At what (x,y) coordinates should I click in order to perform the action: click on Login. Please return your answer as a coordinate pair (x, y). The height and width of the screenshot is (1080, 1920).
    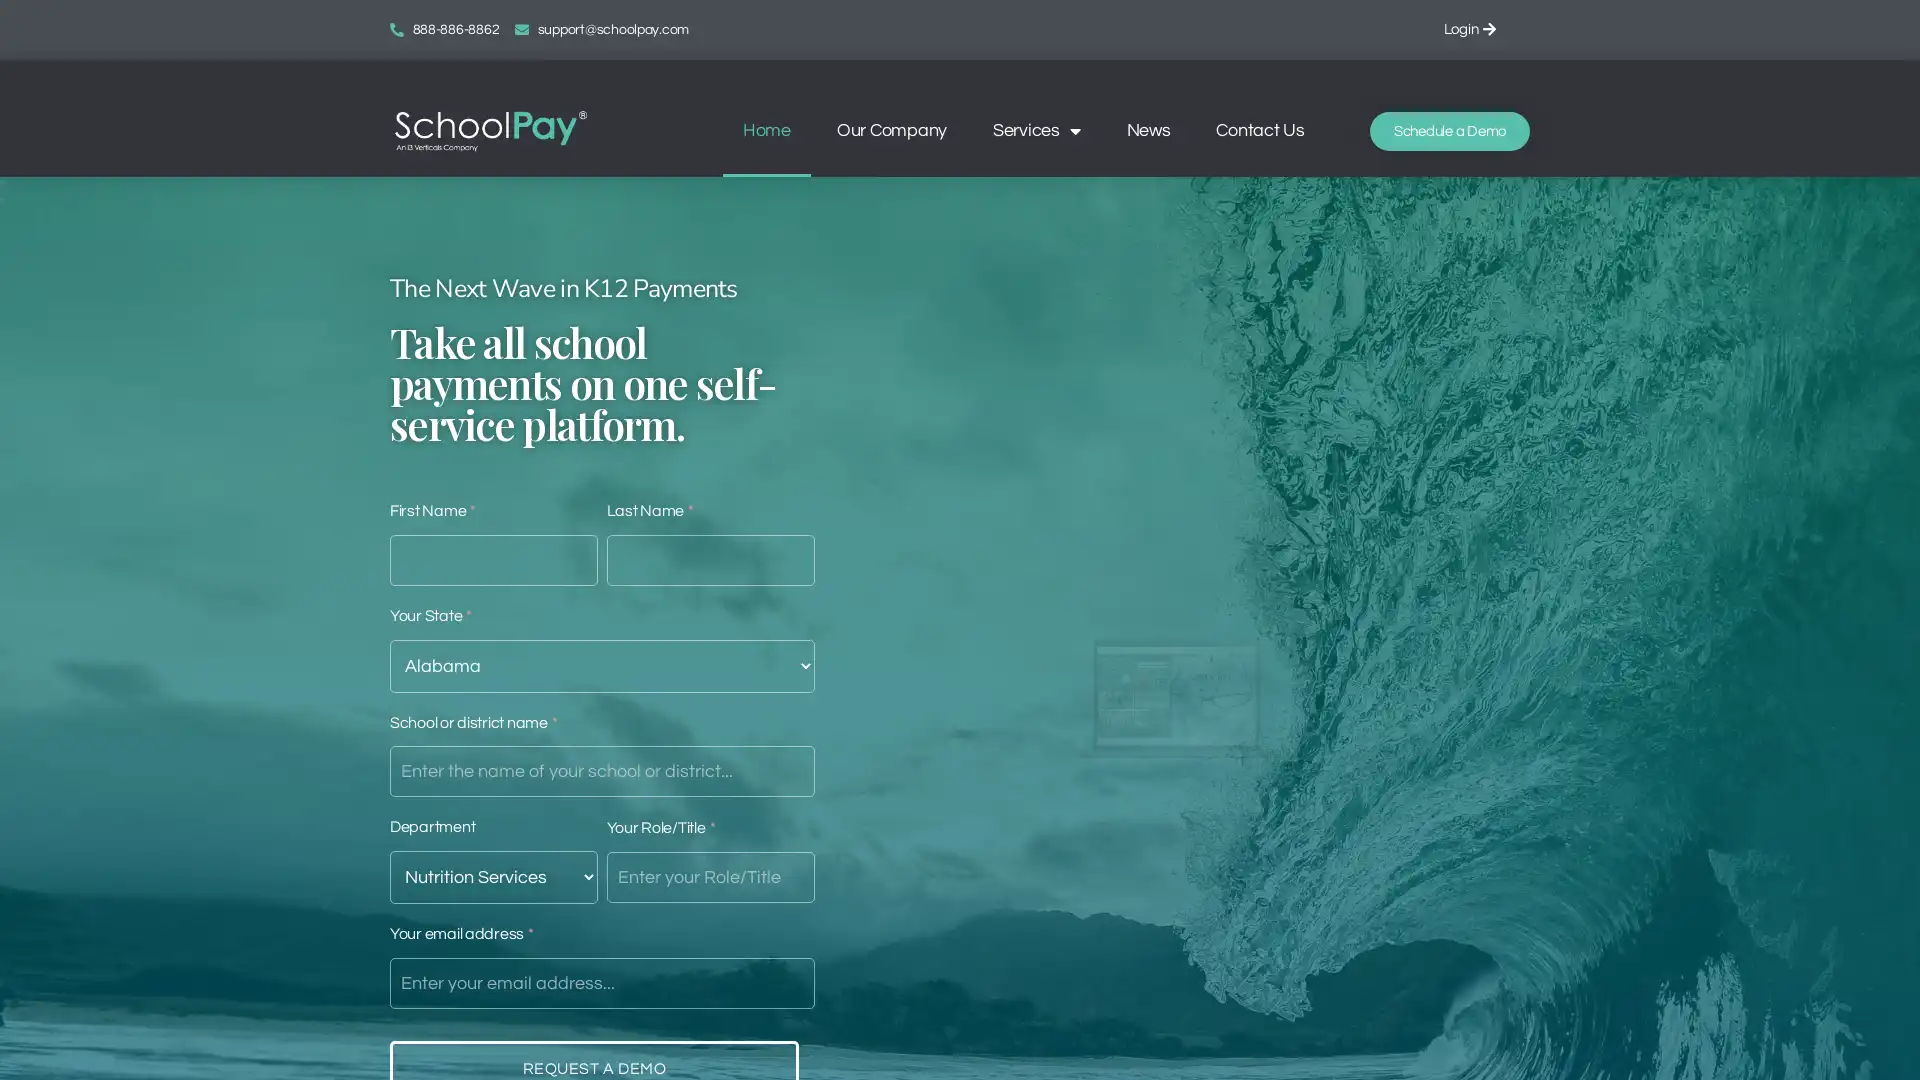
    Looking at the image, I should click on (1469, 30).